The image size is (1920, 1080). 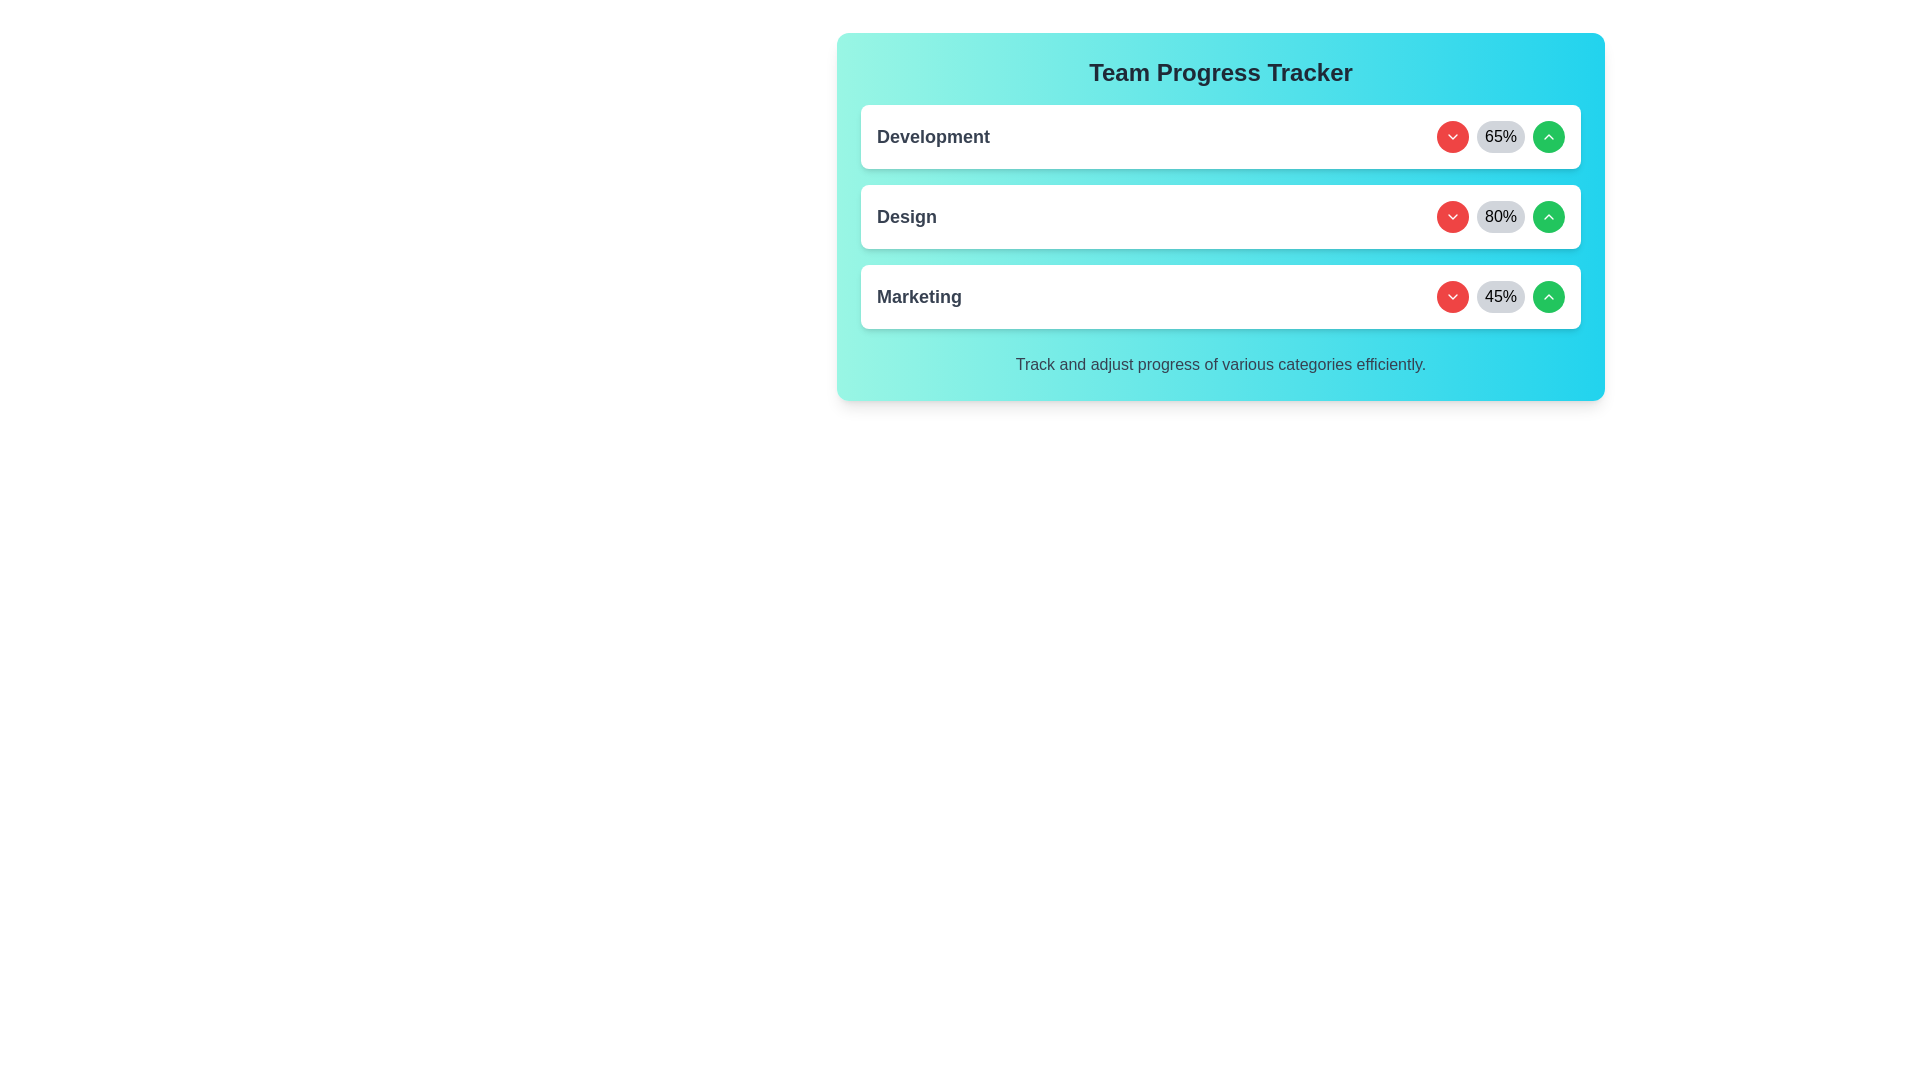 What do you see at coordinates (1501, 216) in the screenshot?
I see `the progress value displayed in the Progress Indicator, which shows '80%' in bold black font on a light gray background, positioned in the 'Design' section` at bounding box center [1501, 216].